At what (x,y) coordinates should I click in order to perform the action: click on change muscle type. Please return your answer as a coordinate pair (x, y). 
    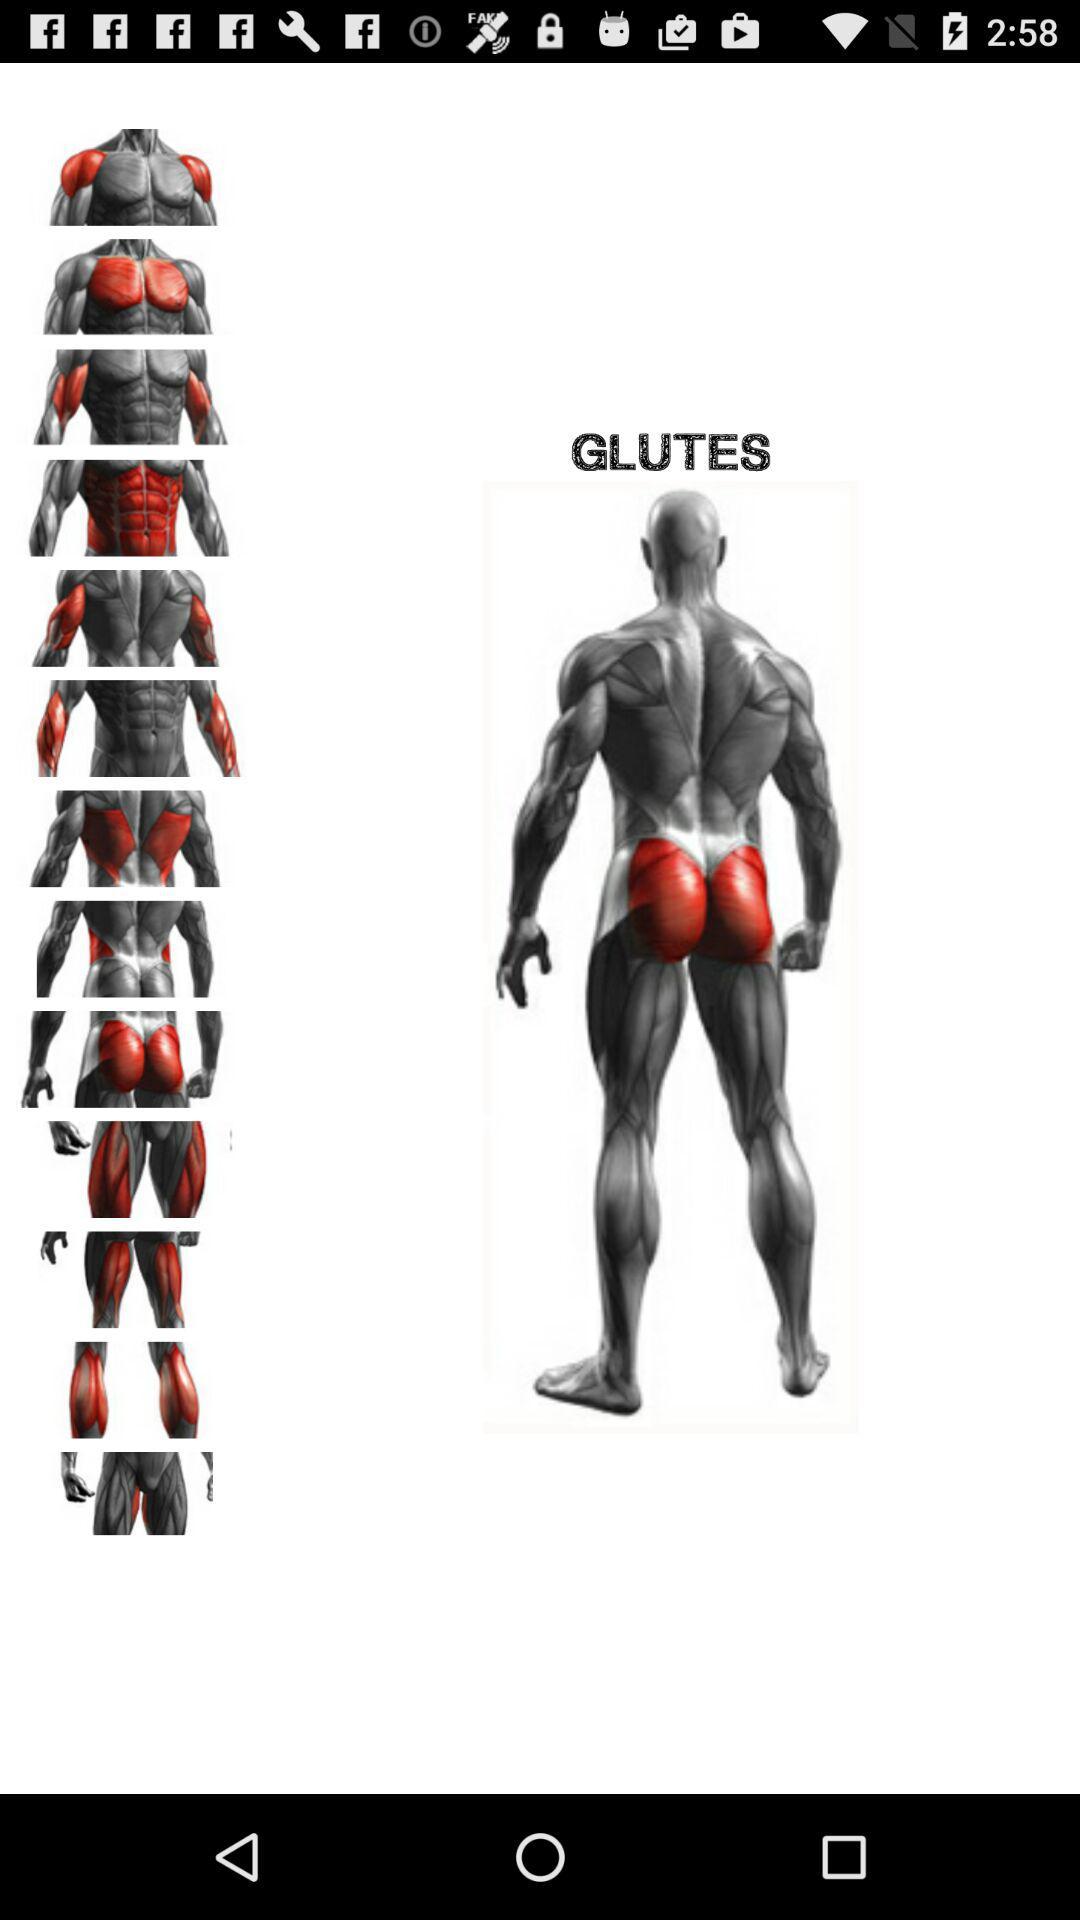
    Looking at the image, I should click on (131, 610).